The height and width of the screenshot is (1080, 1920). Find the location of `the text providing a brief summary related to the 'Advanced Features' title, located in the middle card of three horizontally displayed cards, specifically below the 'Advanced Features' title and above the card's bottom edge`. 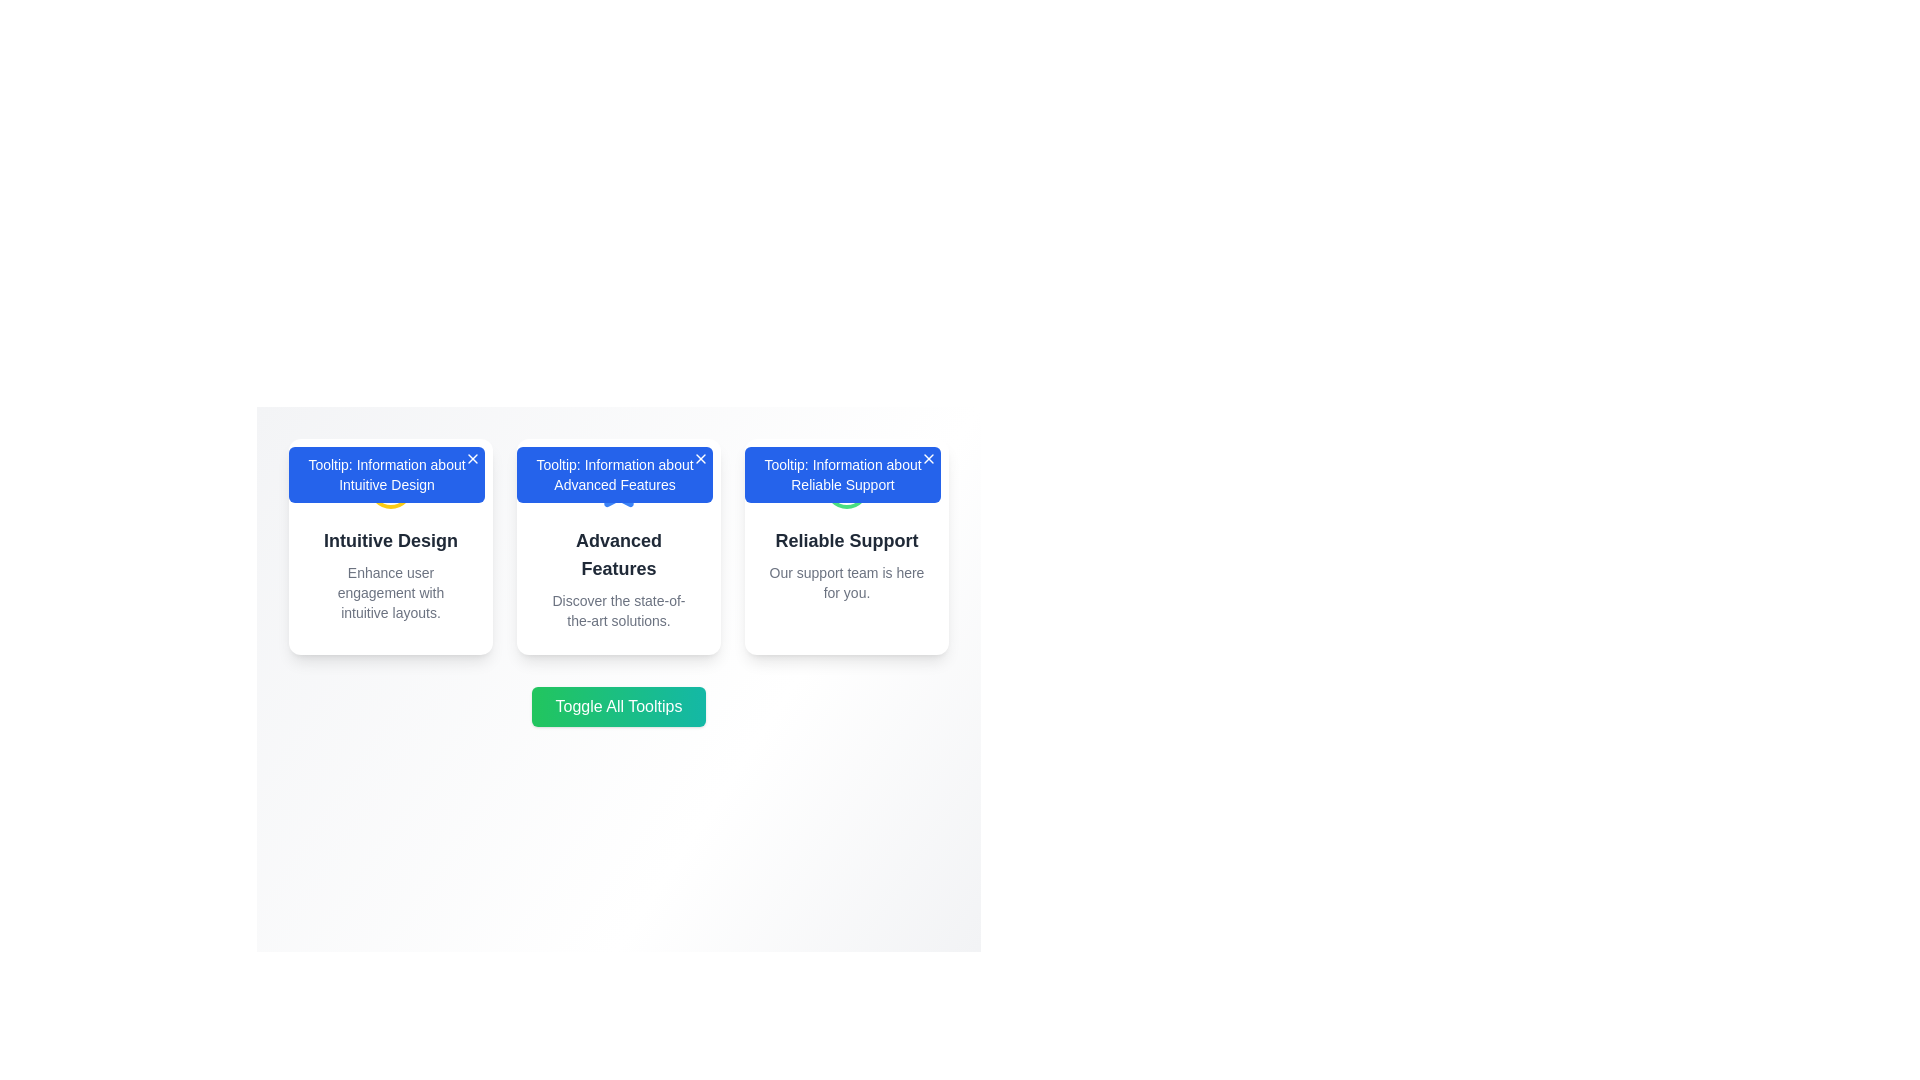

the text providing a brief summary related to the 'Advanced Features' title, located in the middle card of three horizontally displayed cards, specifically below the 'Advanced Features' title and above the card's bottom edge is located at coordinates (618, 609).